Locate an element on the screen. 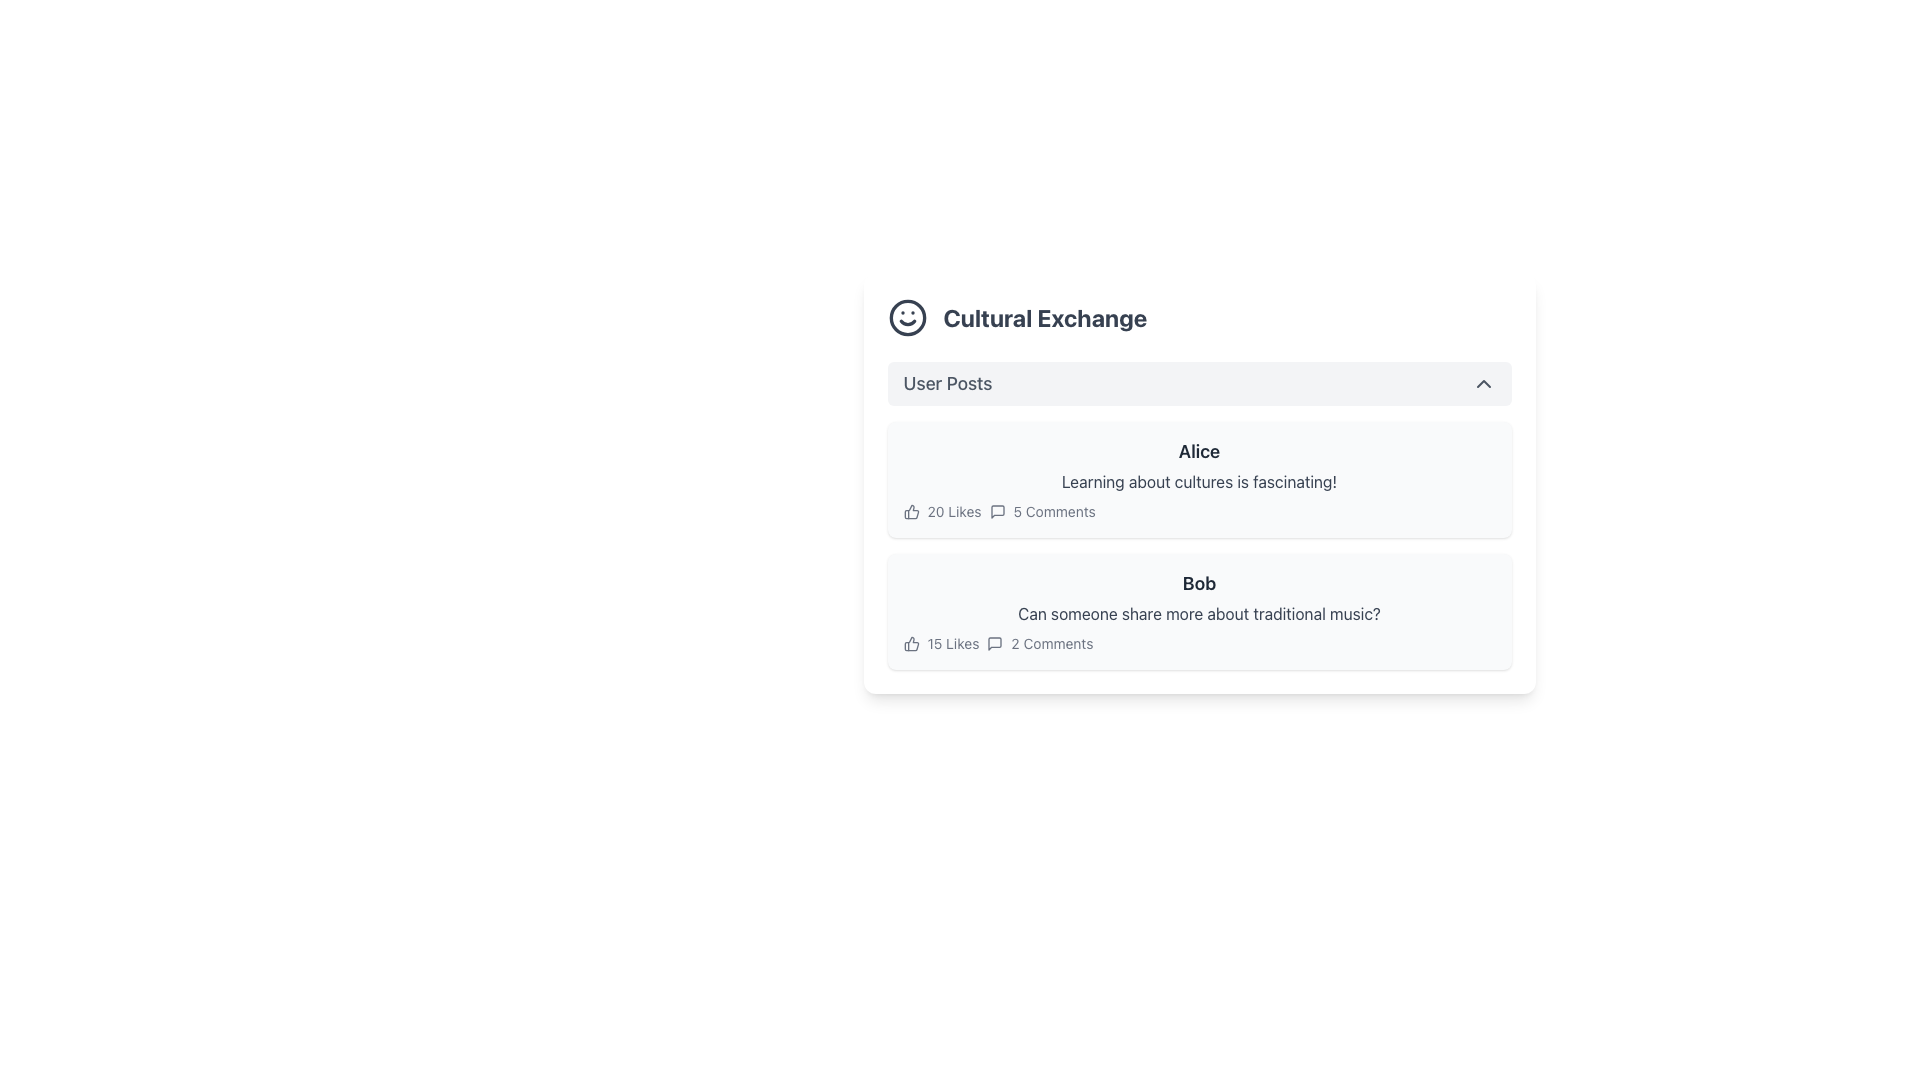 This screenshot has width=1920, height=1080. comment count displayed in the Text Label located below Bob's post, adjacent to the '15 Likes' label is located at coordinates (1051, 644).